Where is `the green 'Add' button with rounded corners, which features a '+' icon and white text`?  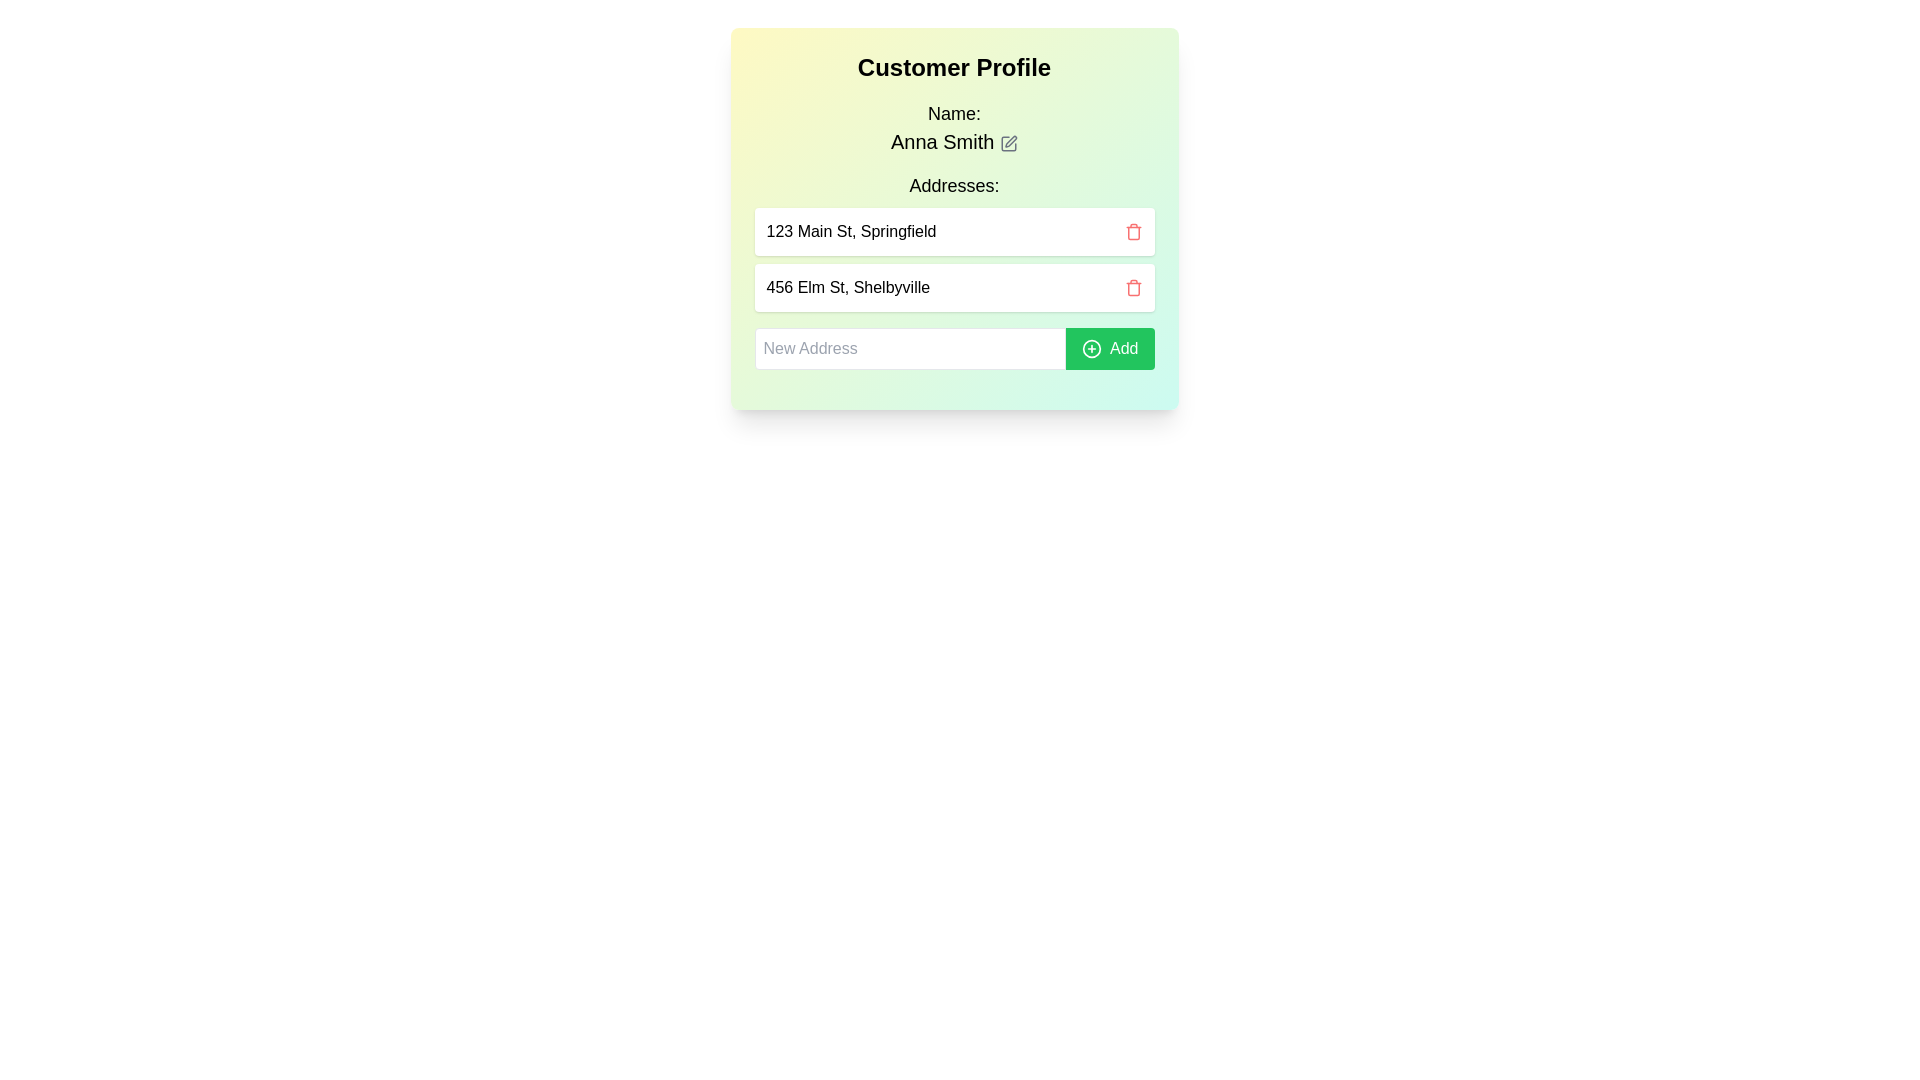
the green 'Add' button with rounded corners, which features a '+' icon and white text is located at coordinates (1109, 347).